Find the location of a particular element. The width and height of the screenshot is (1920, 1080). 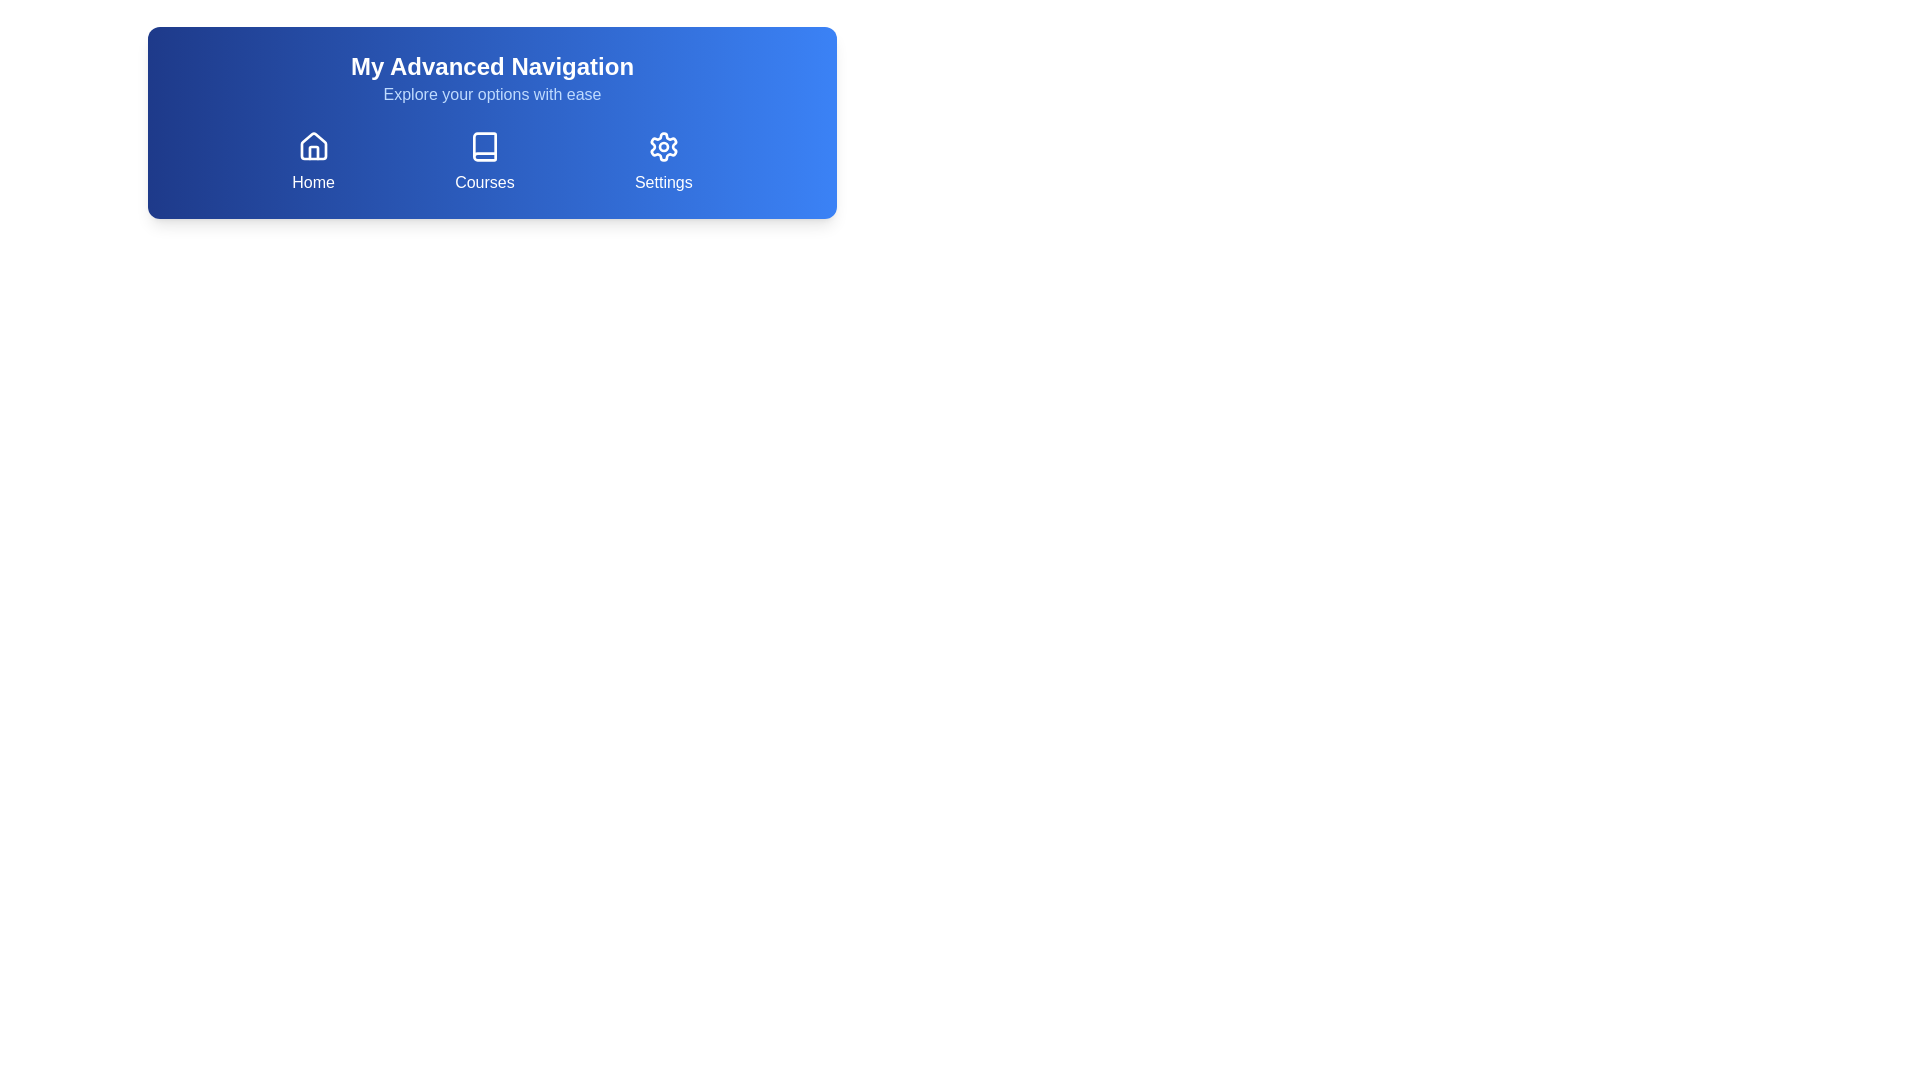

the 'Home' icon located on the leftmost side of the navigation bar is located at coordinates (312, 145).